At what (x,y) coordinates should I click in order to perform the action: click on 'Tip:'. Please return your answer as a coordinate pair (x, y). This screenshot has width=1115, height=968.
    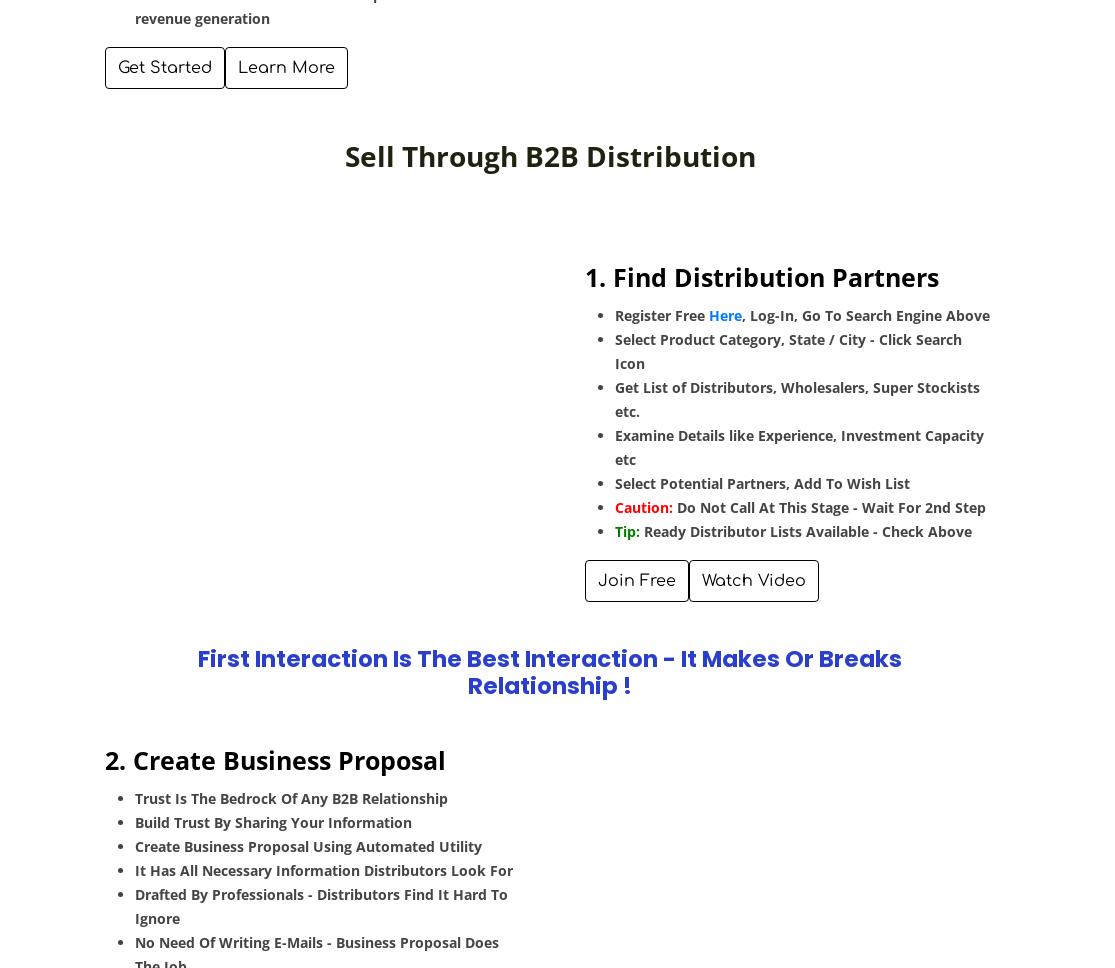
    Looking at the image, I should click on (628, 529).